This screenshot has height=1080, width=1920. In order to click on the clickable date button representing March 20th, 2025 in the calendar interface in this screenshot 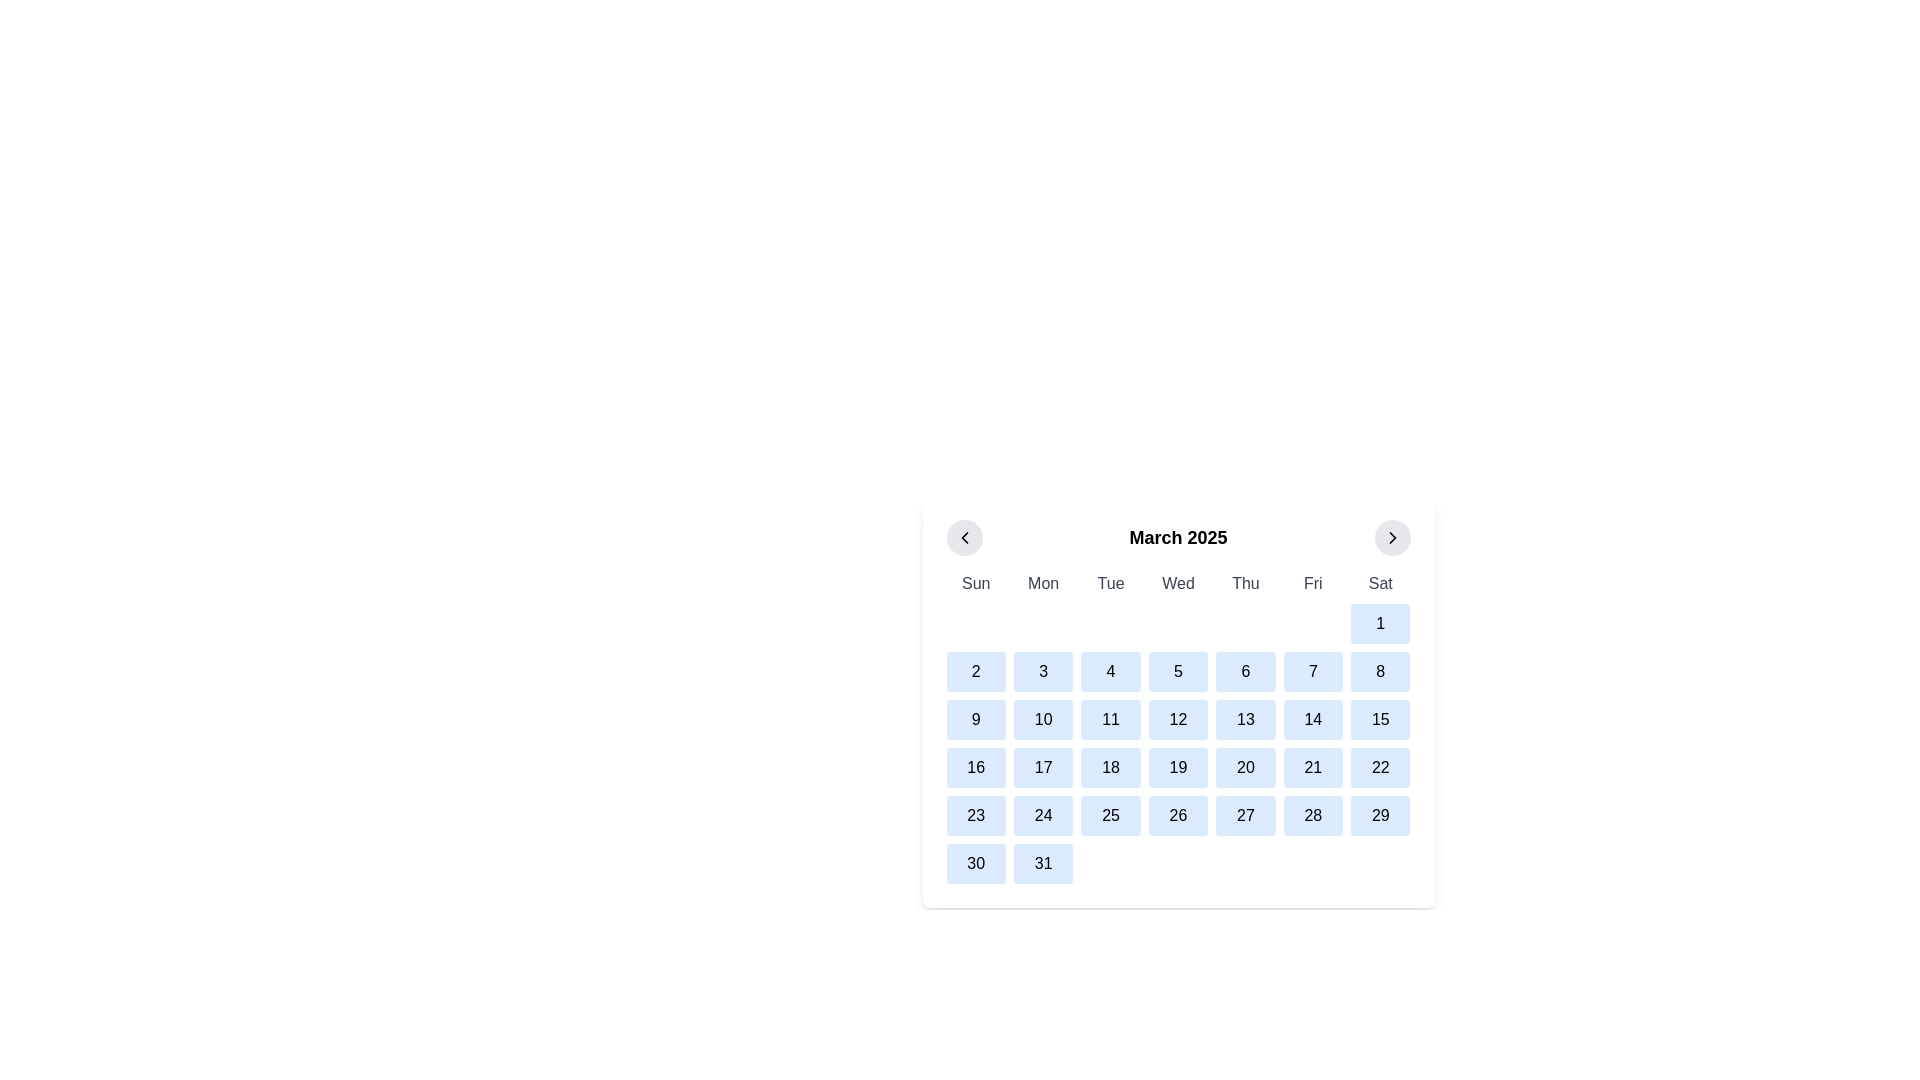, I will do `click(1244, 766)`.